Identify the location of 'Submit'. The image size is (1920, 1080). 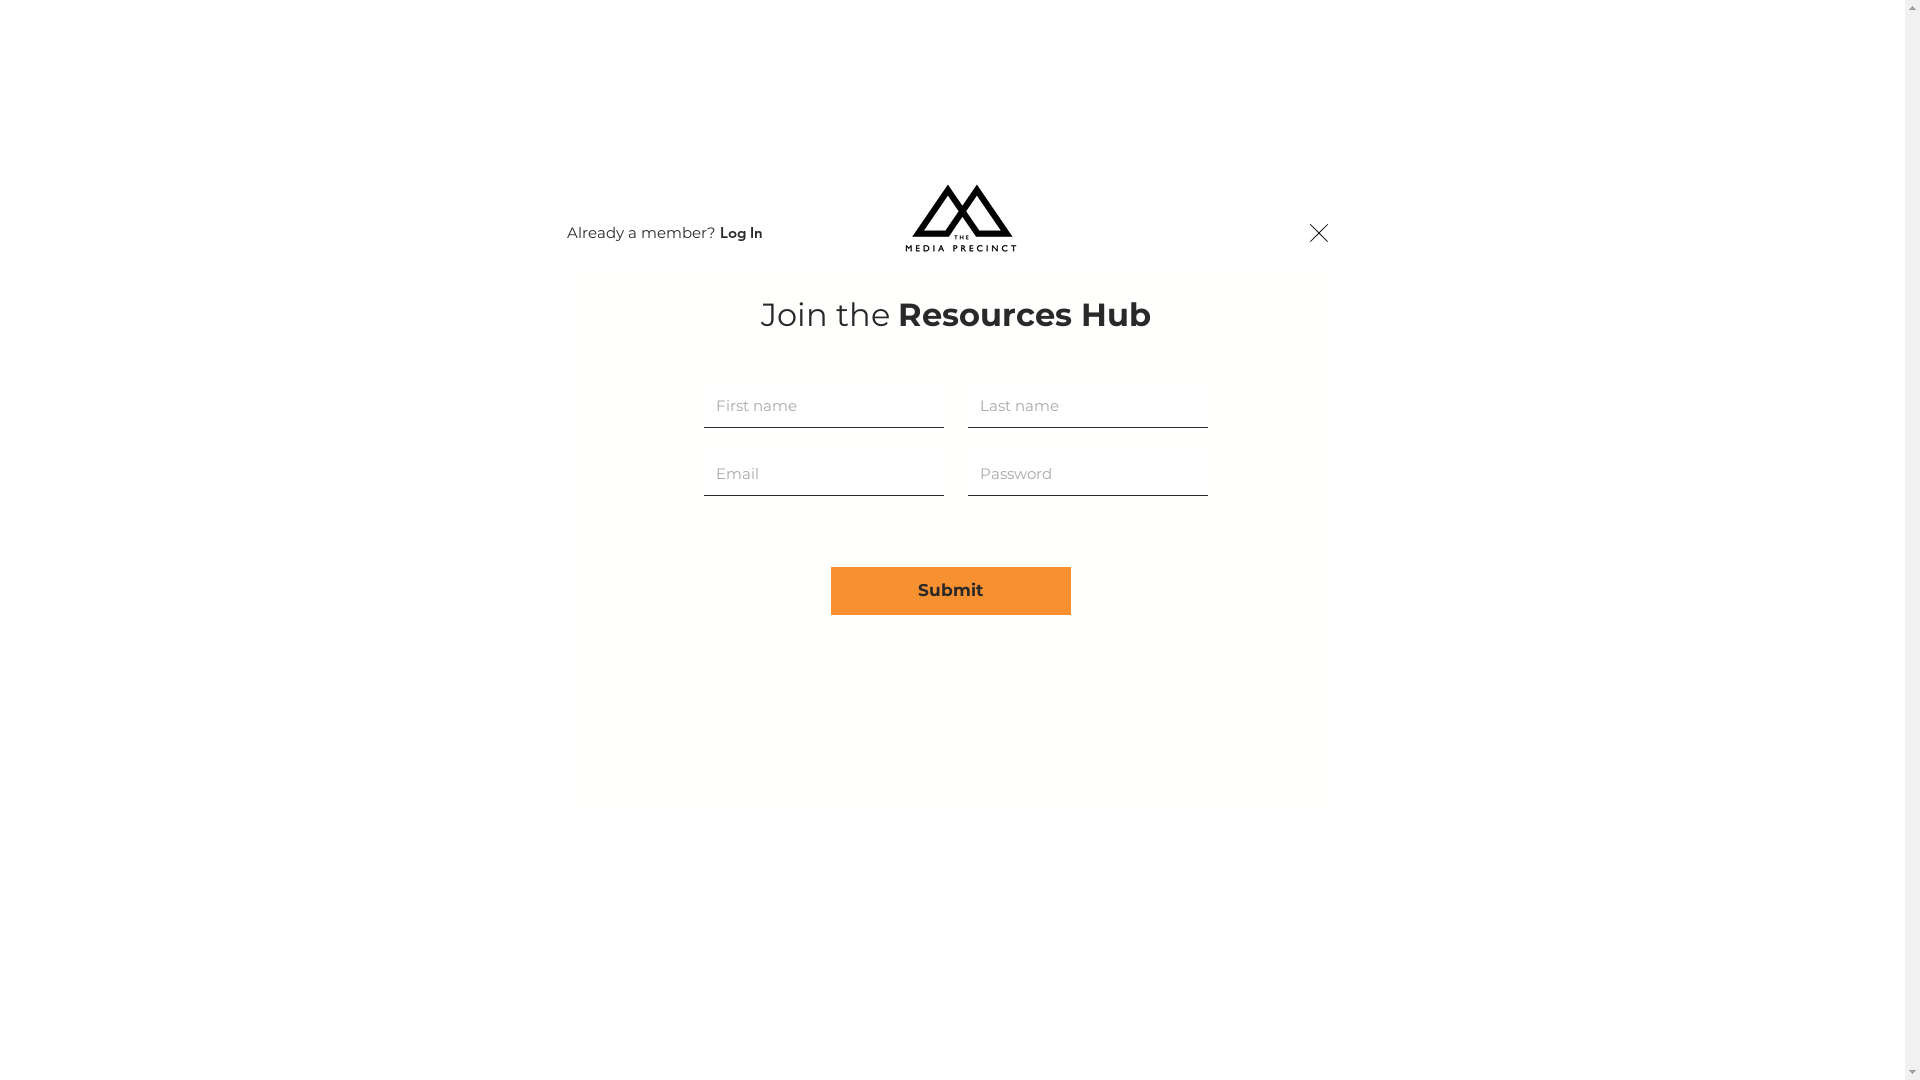
(830, 589).